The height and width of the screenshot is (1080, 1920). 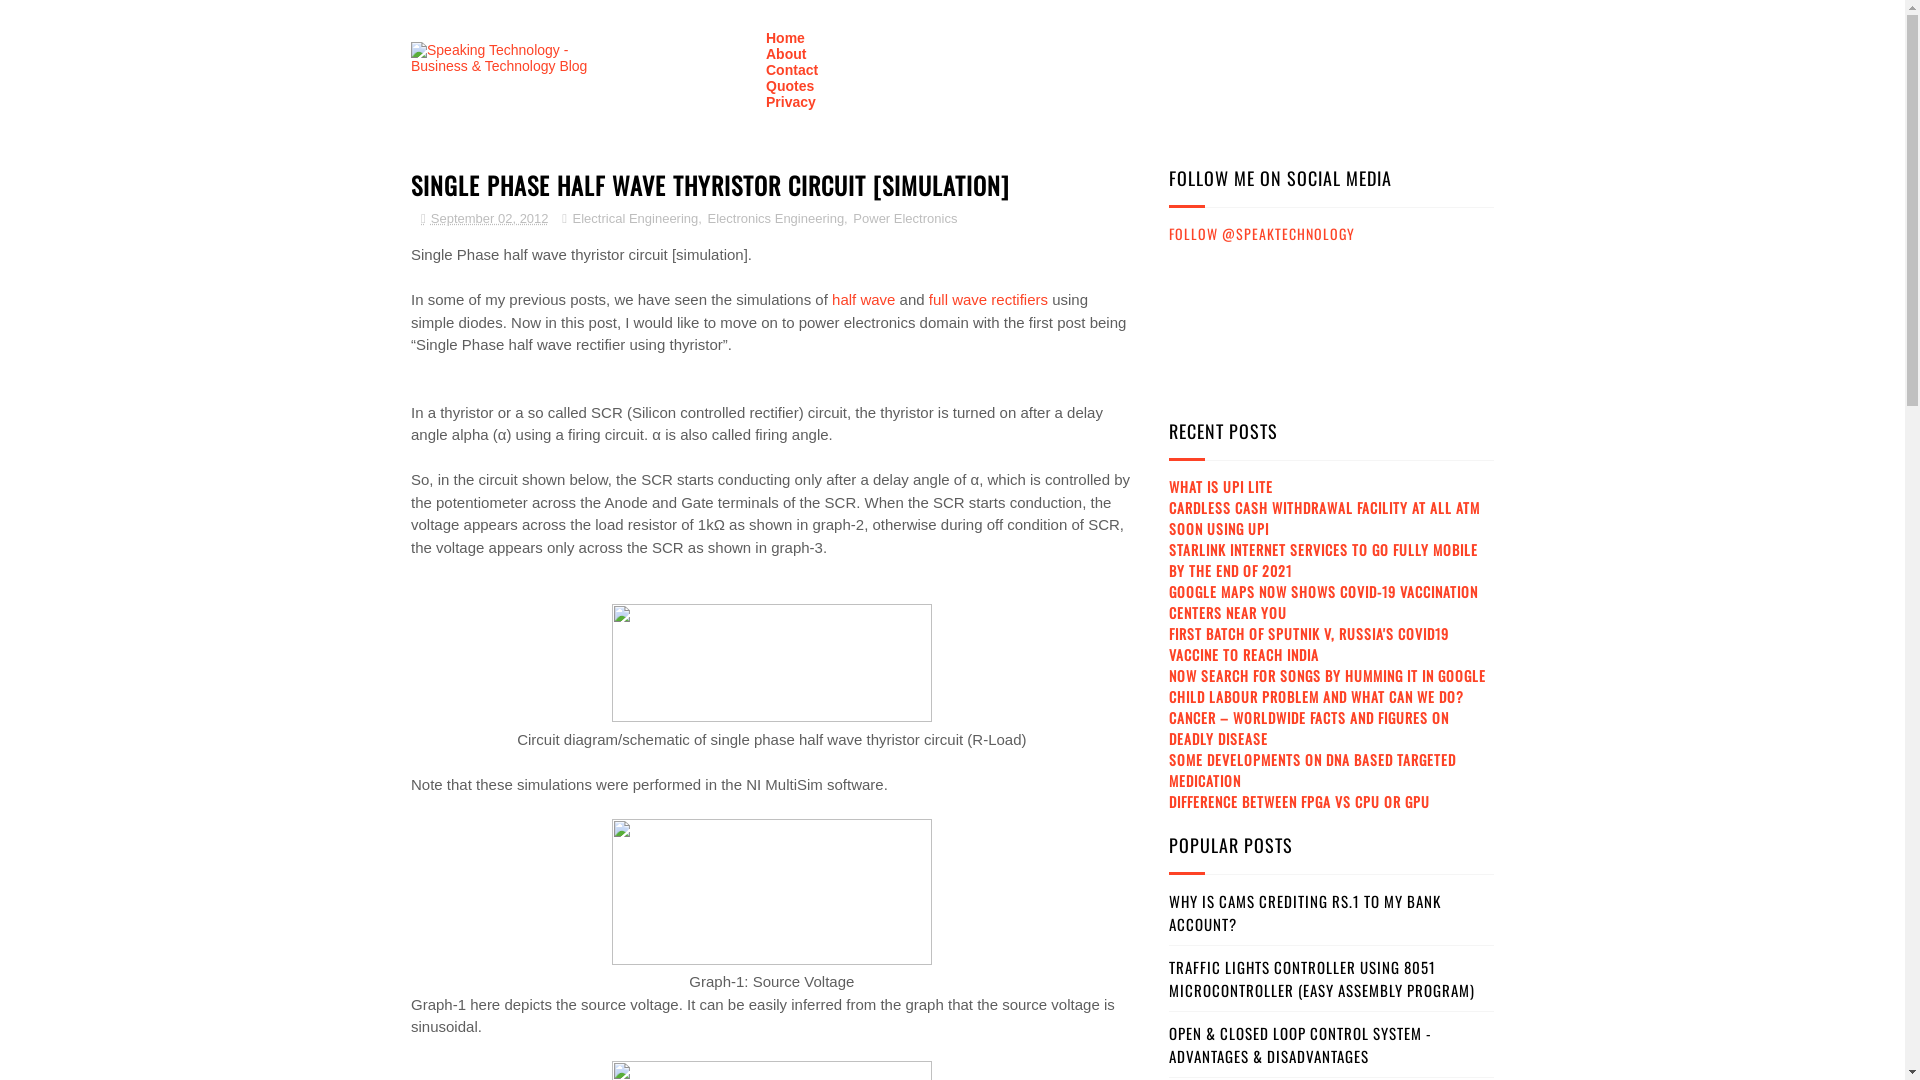 I want to click on 'Power Electronics', so click(x=902, y=218).